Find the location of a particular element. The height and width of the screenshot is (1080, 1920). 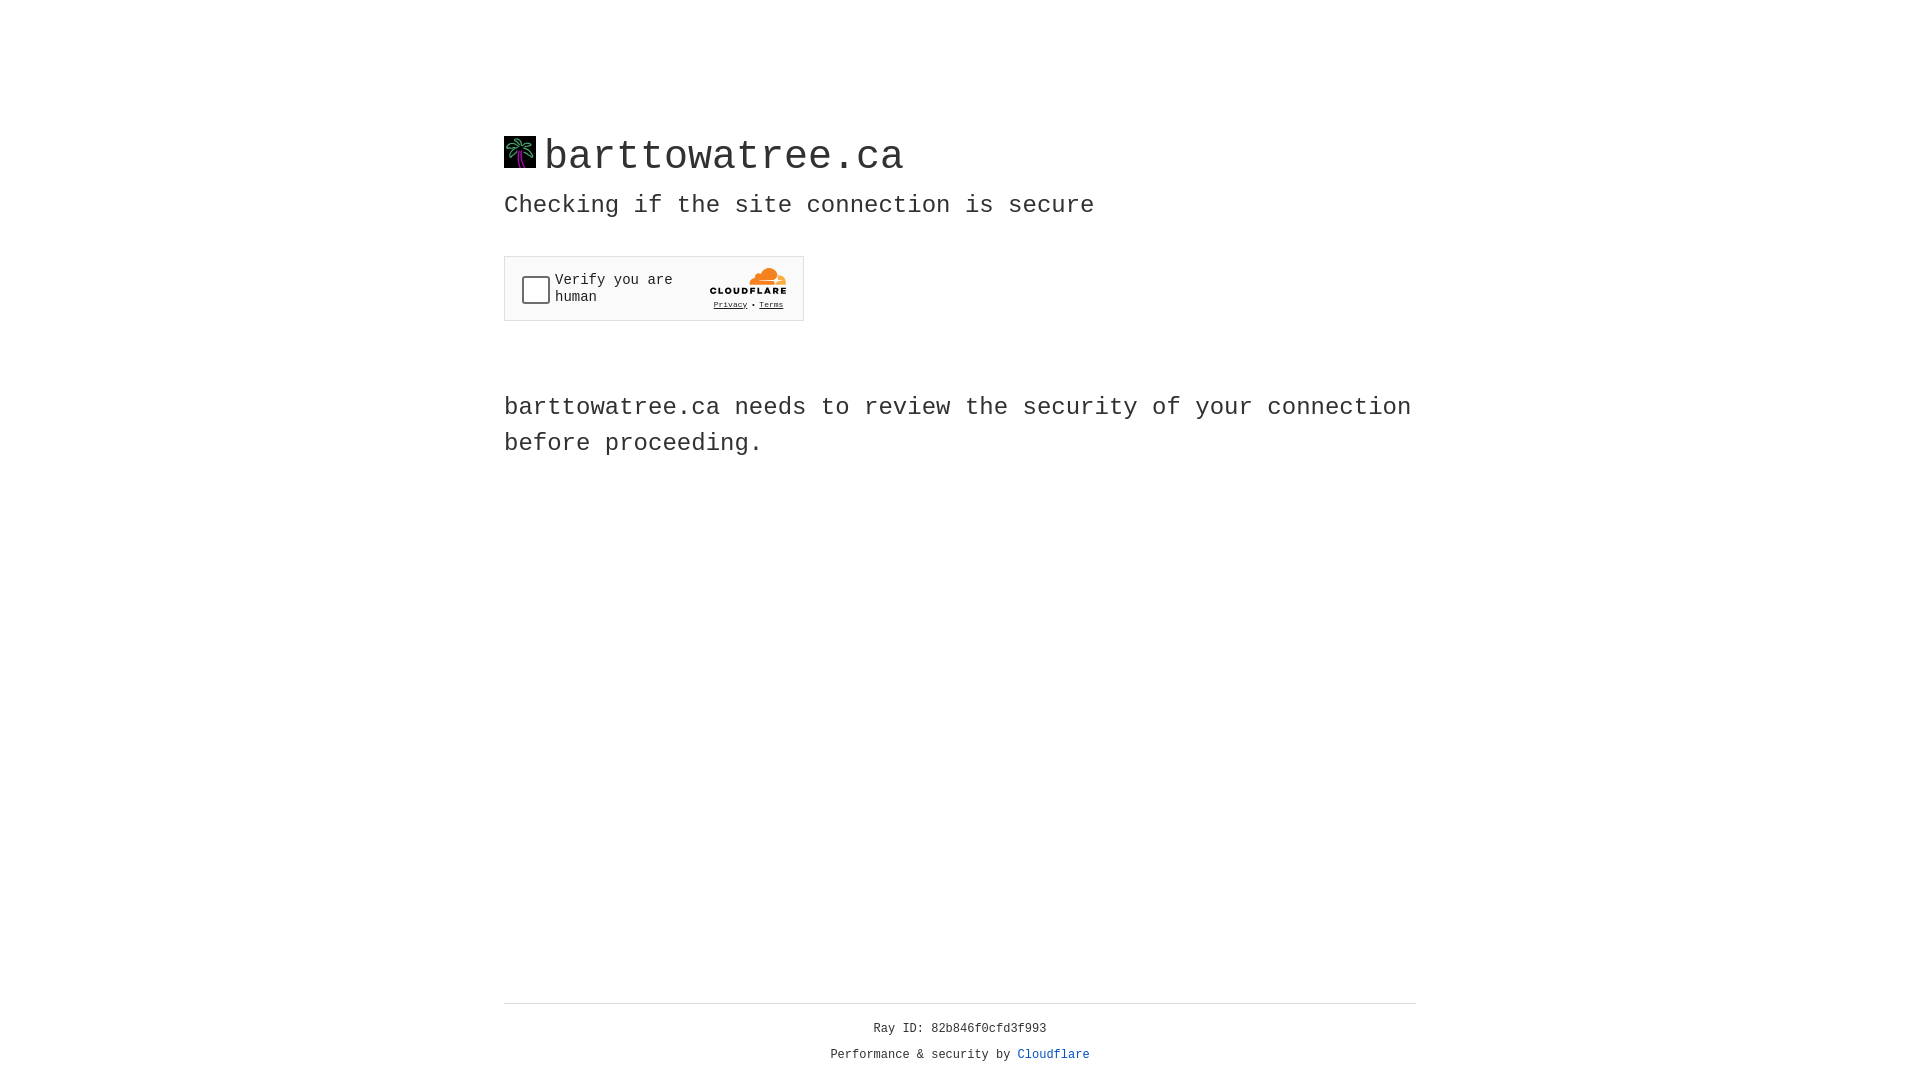

'Widget containing a Cloudflare security challenge' is located at coordinates (653, 288).